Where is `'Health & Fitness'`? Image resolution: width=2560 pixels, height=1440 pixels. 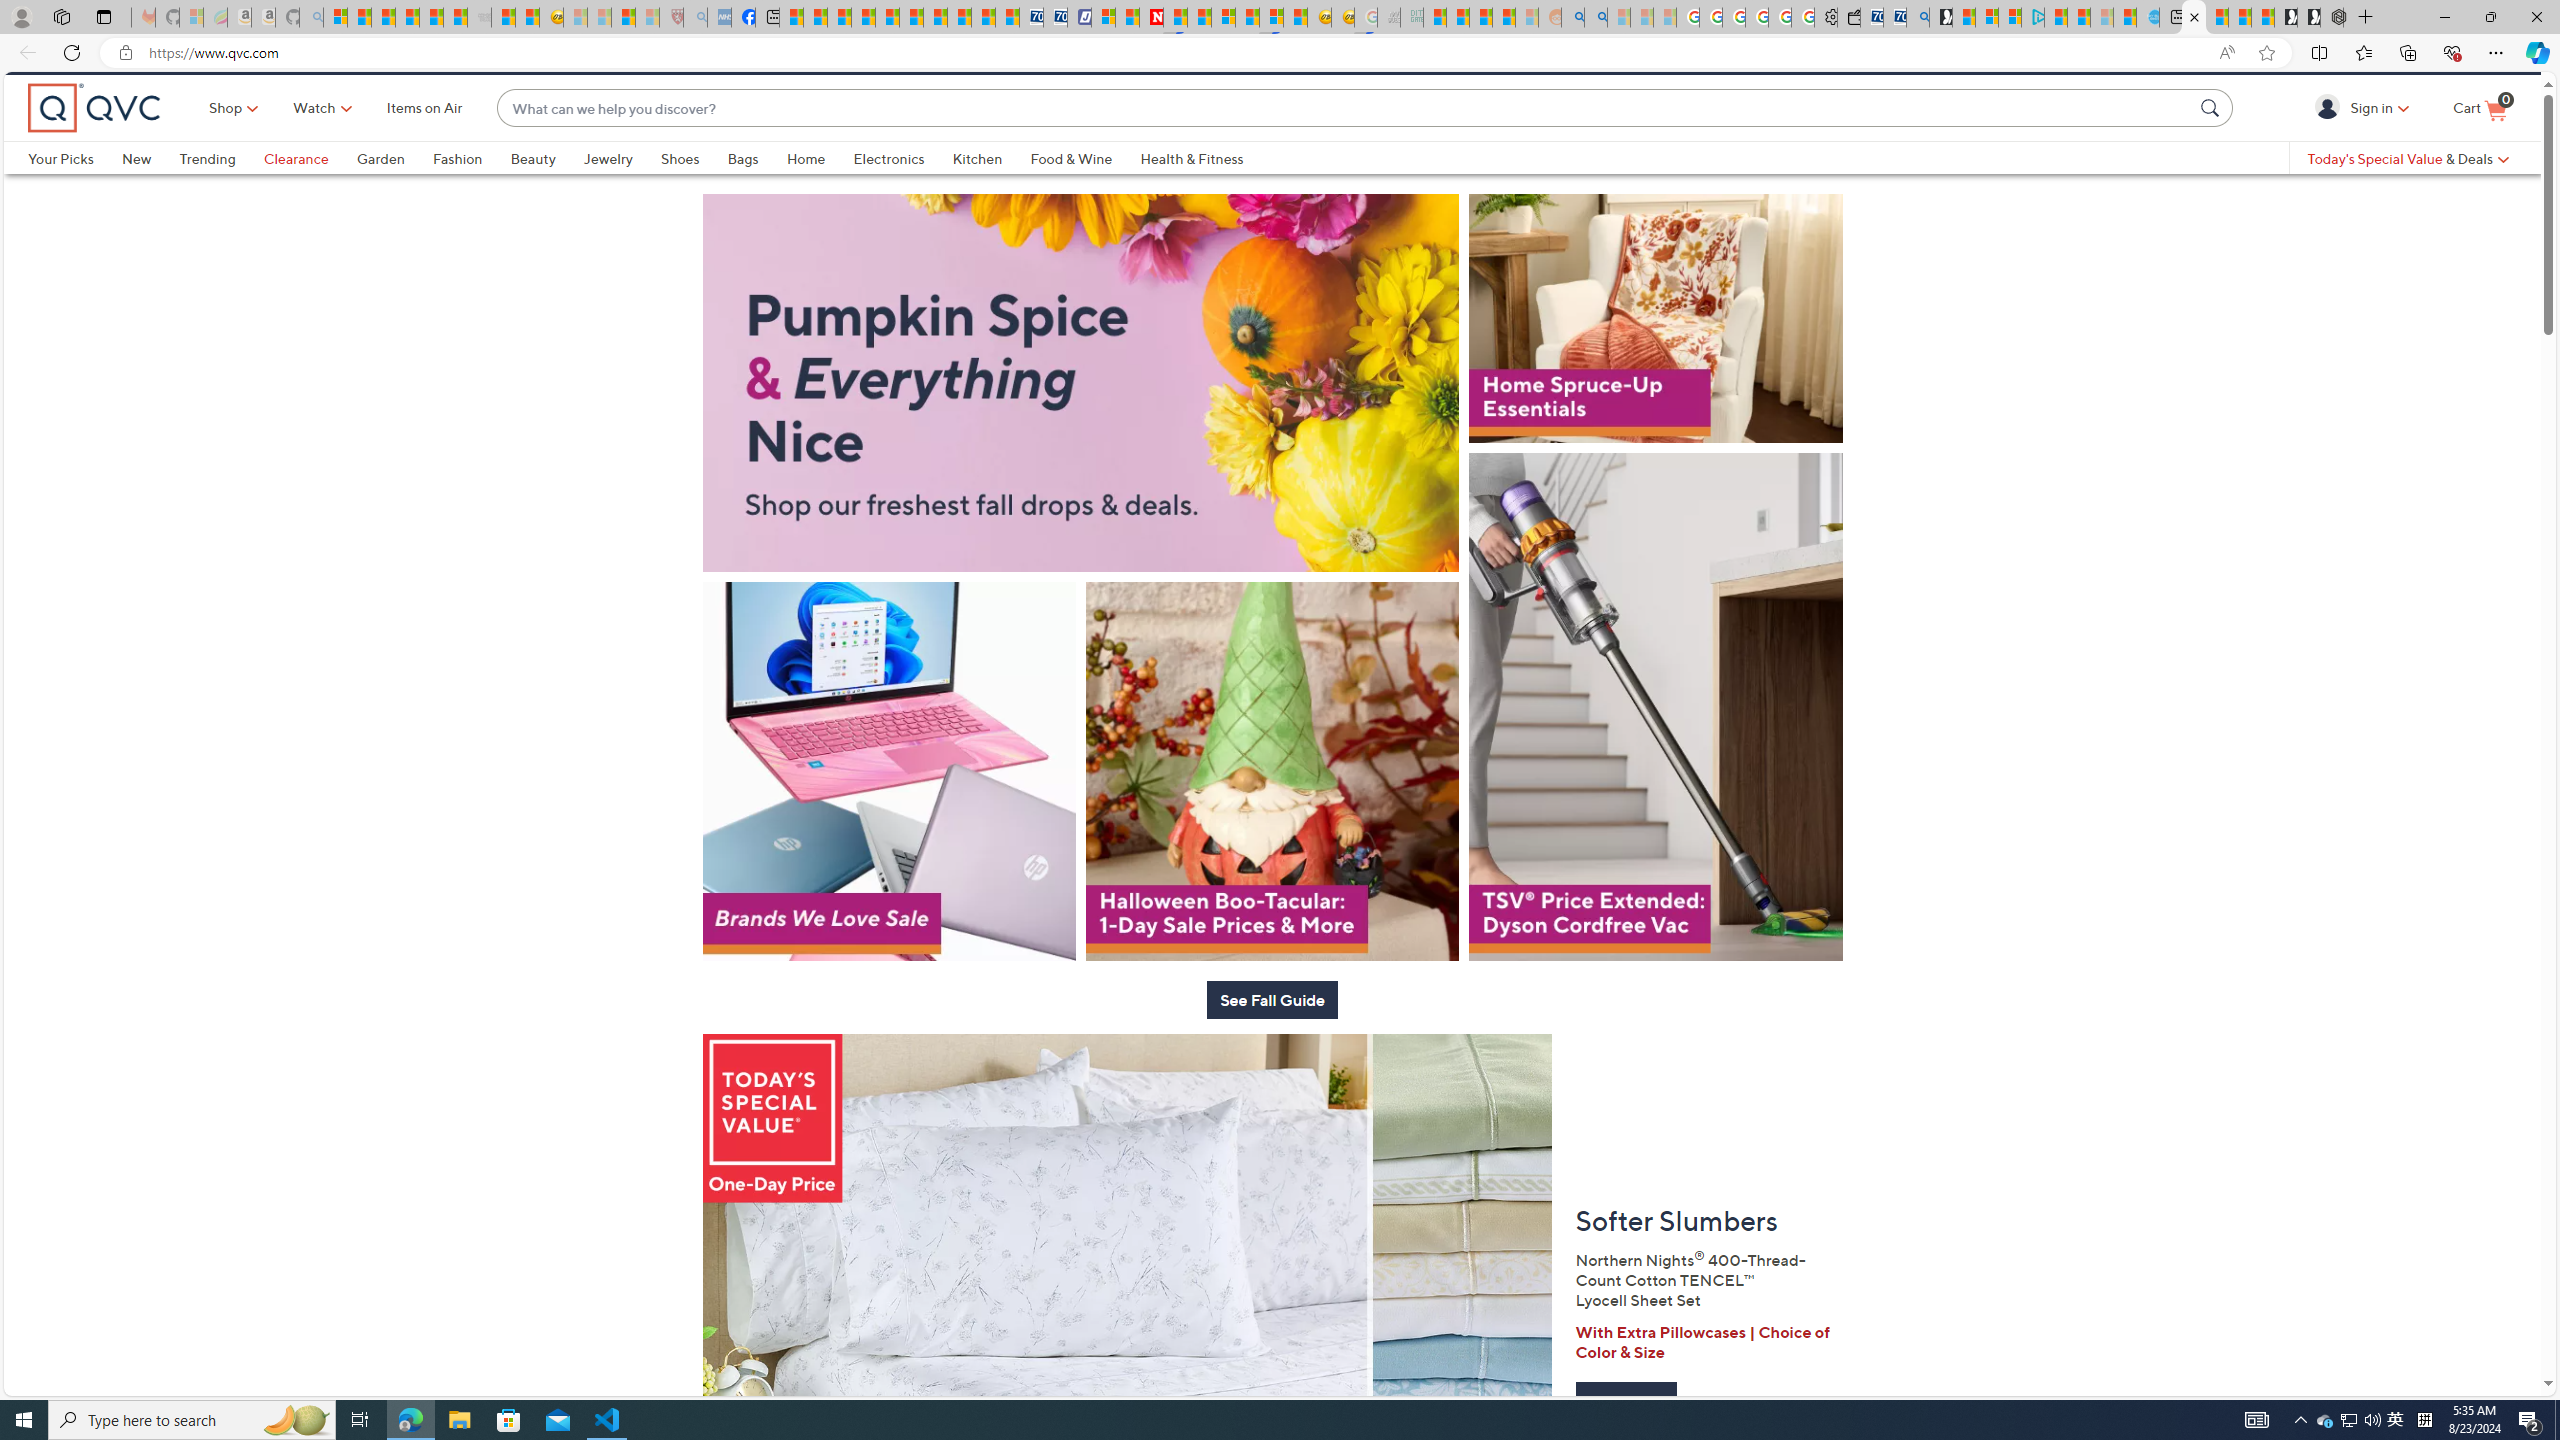
'Health & Fitness' is located at coordinates (1190, 191).